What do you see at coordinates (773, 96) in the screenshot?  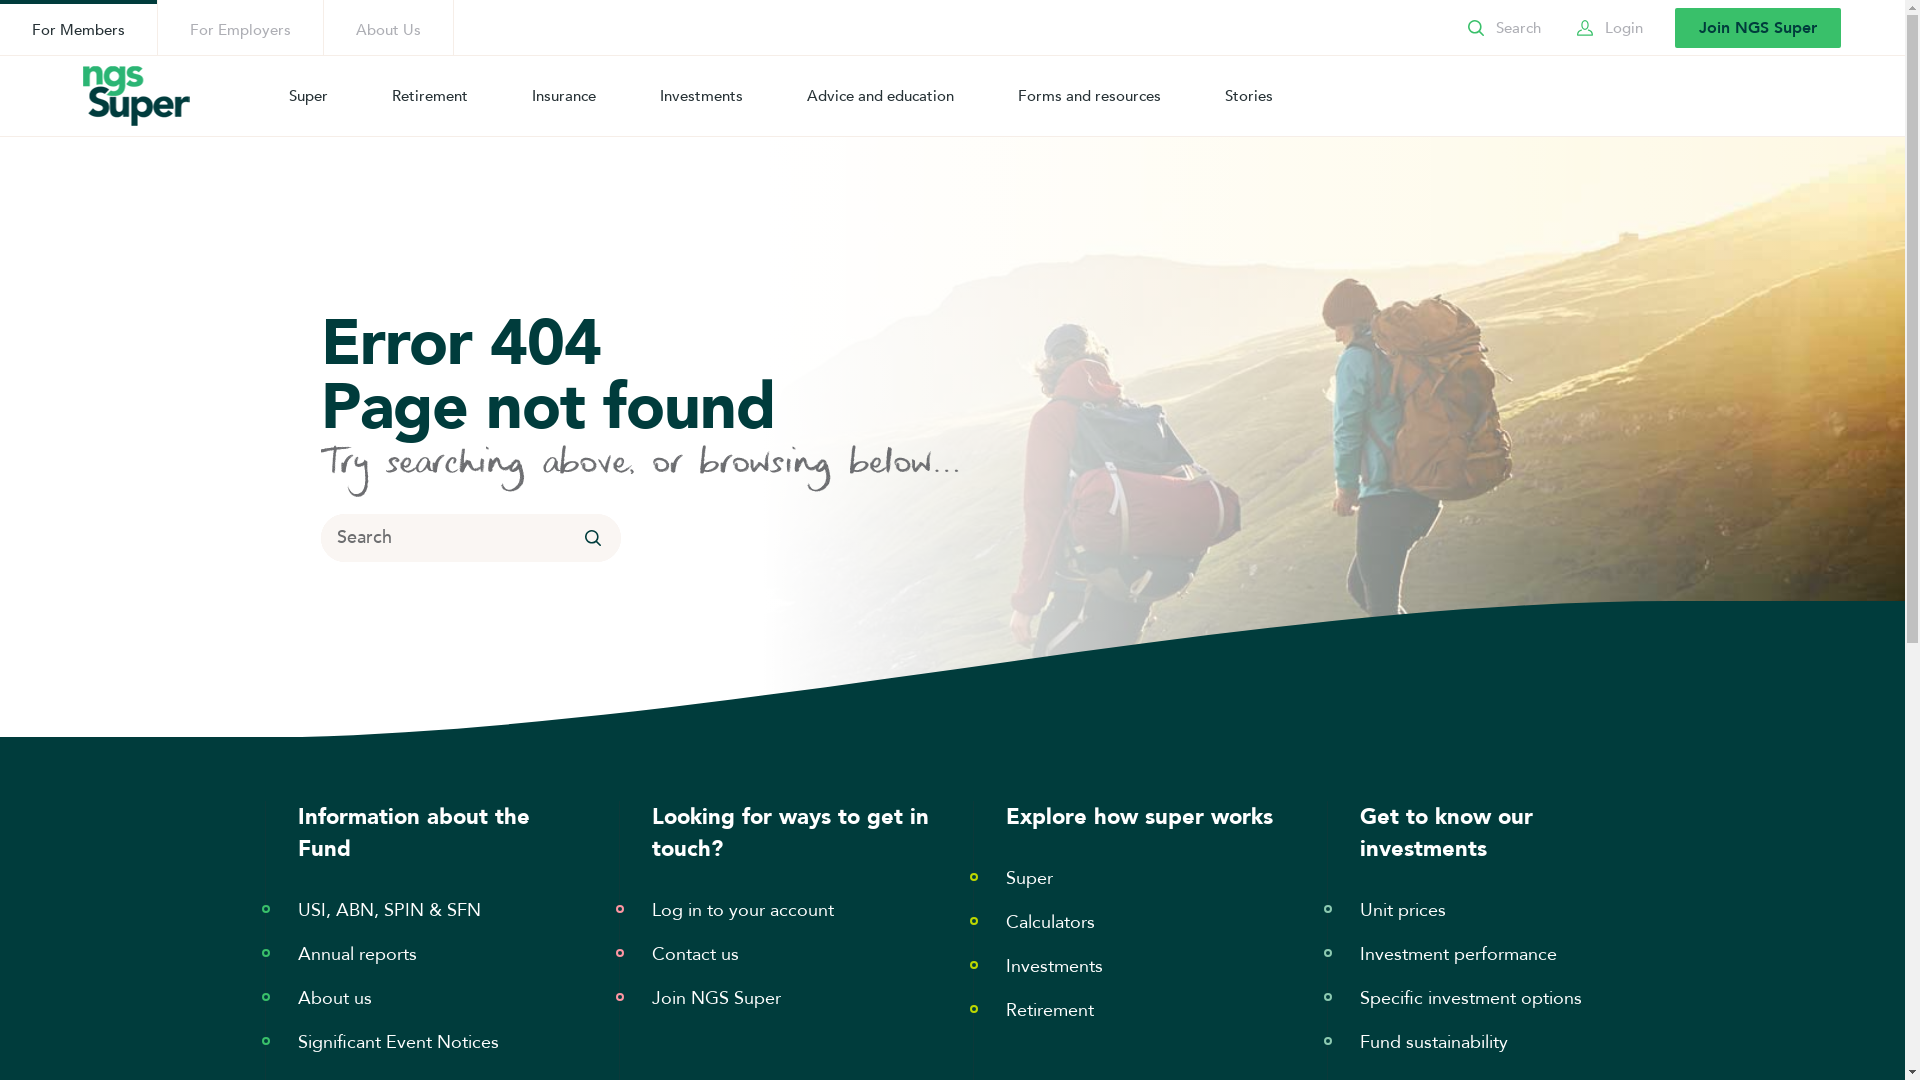 I see `'Advice and education'` at bounding box center [773, 96].